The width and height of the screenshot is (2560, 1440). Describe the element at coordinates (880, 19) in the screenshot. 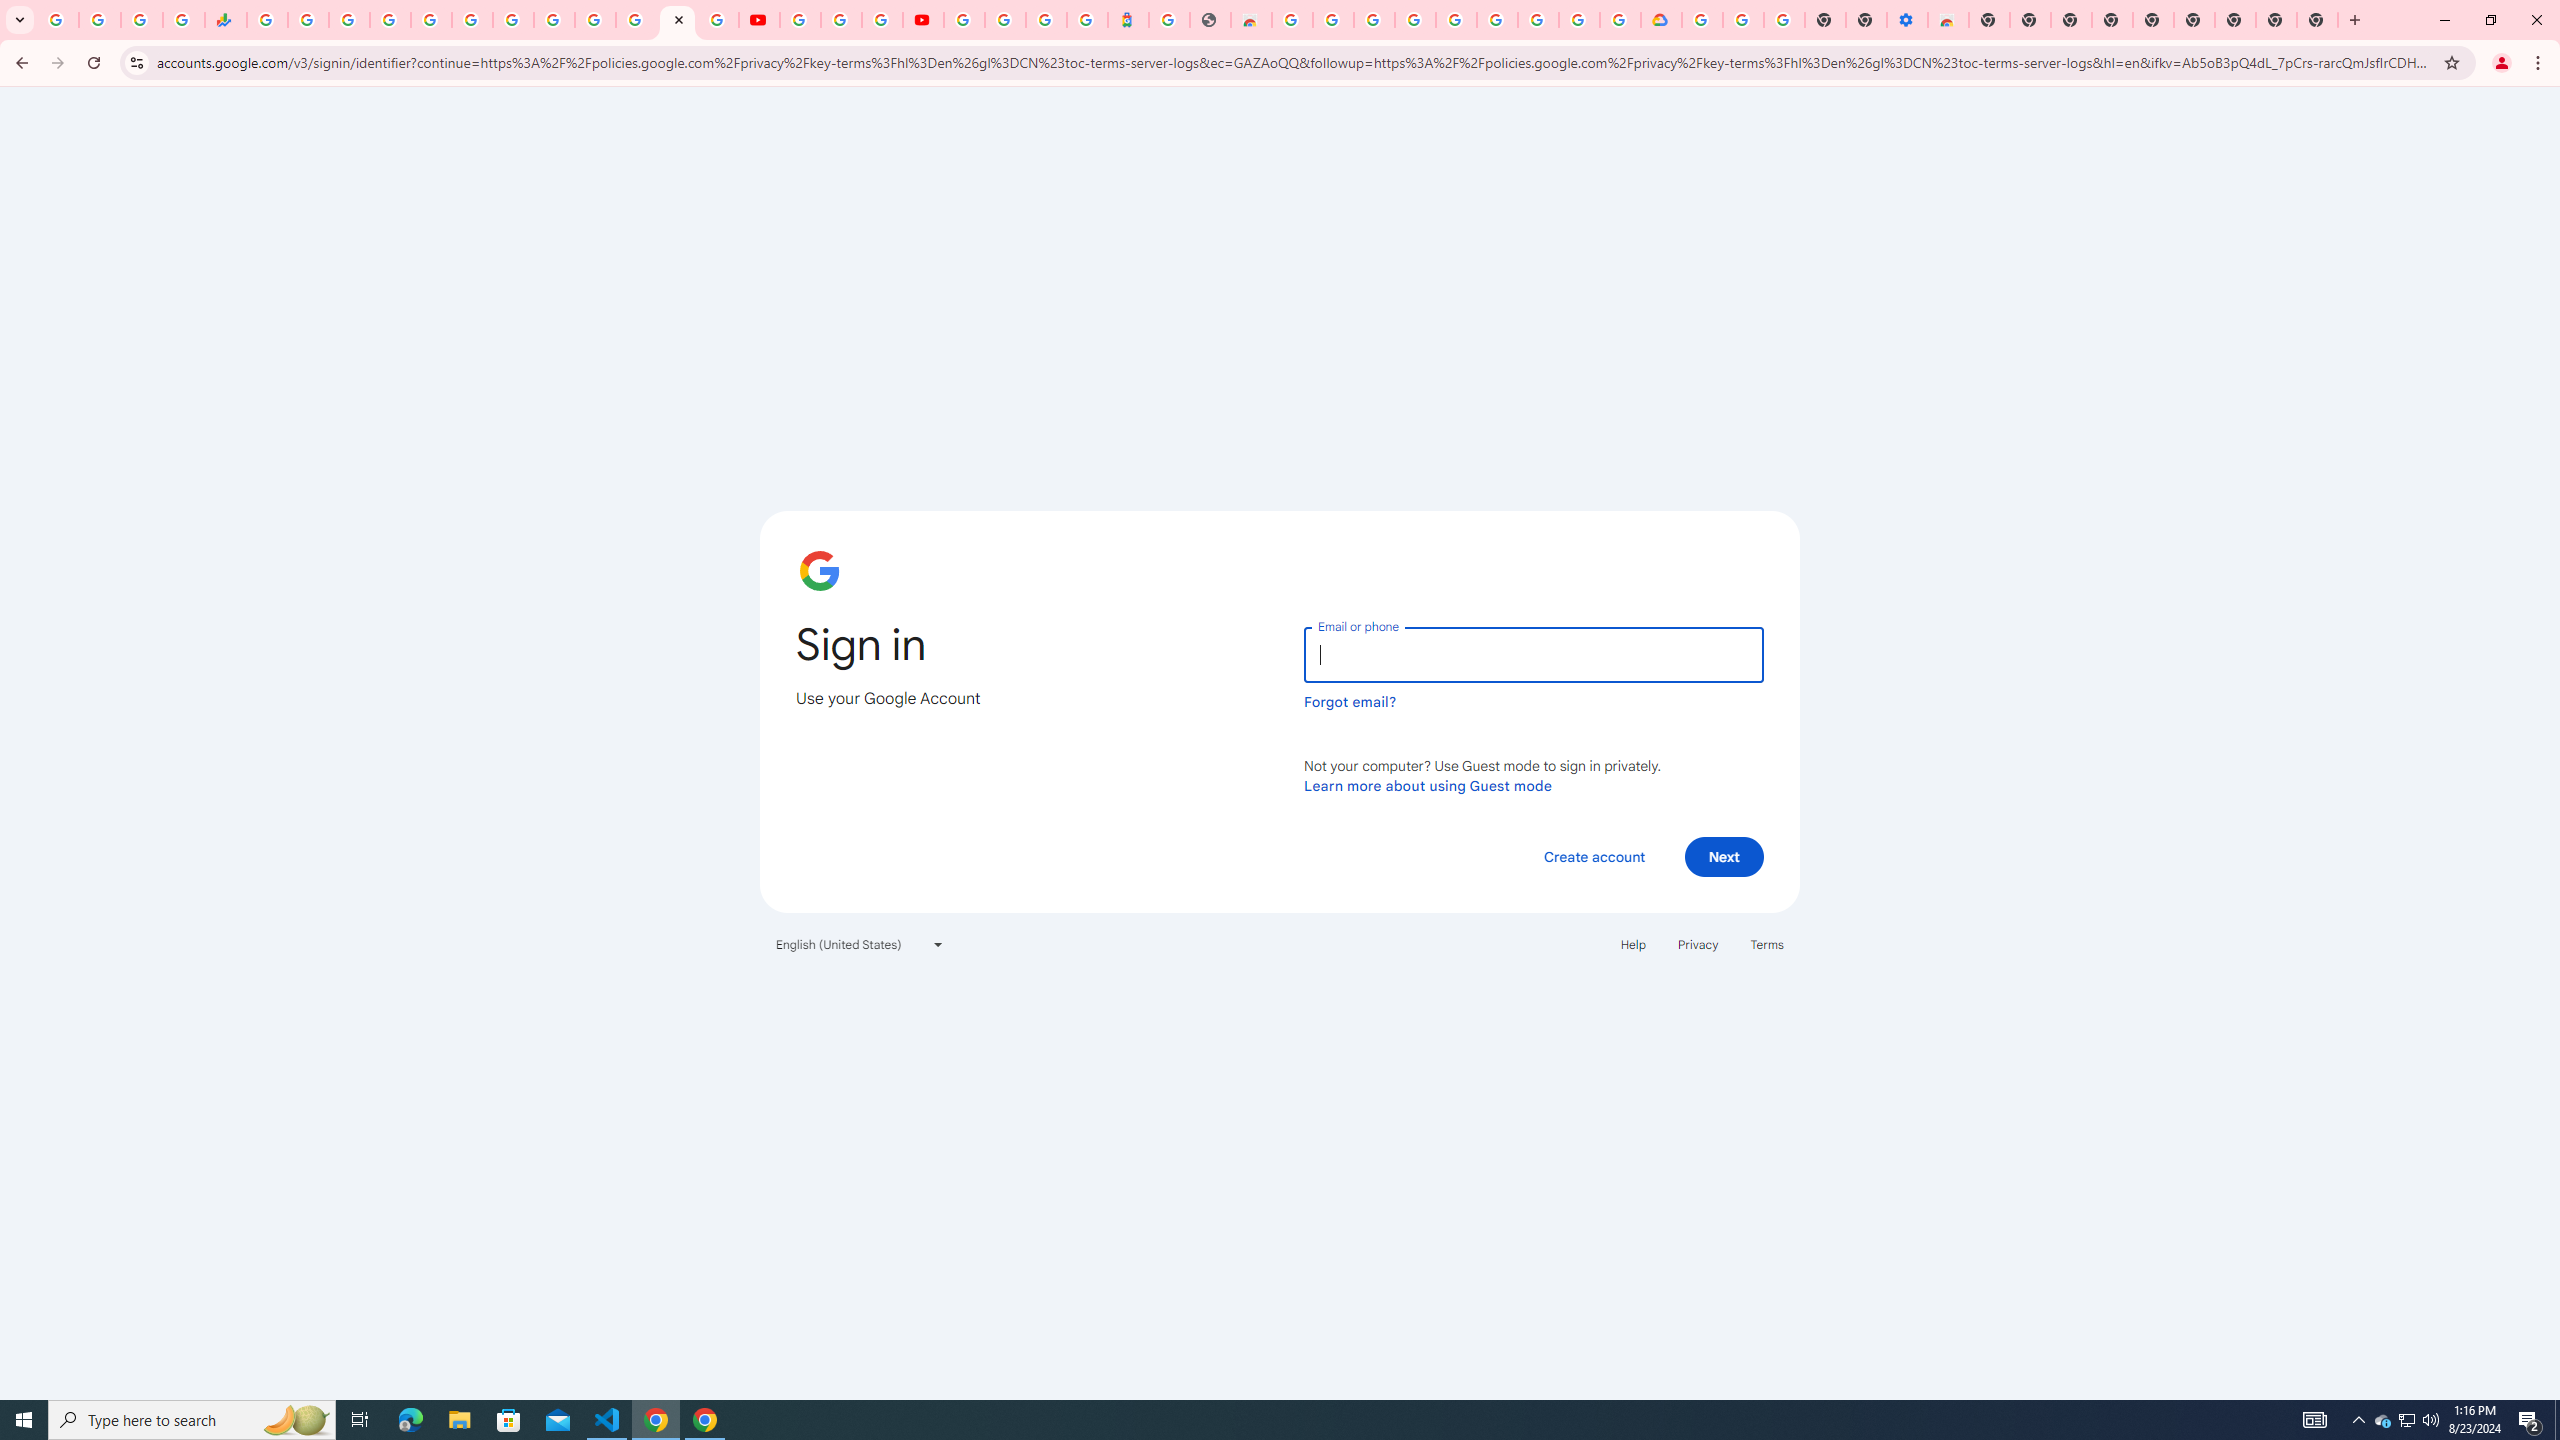

I see `'Create your Google Account'` at that location.